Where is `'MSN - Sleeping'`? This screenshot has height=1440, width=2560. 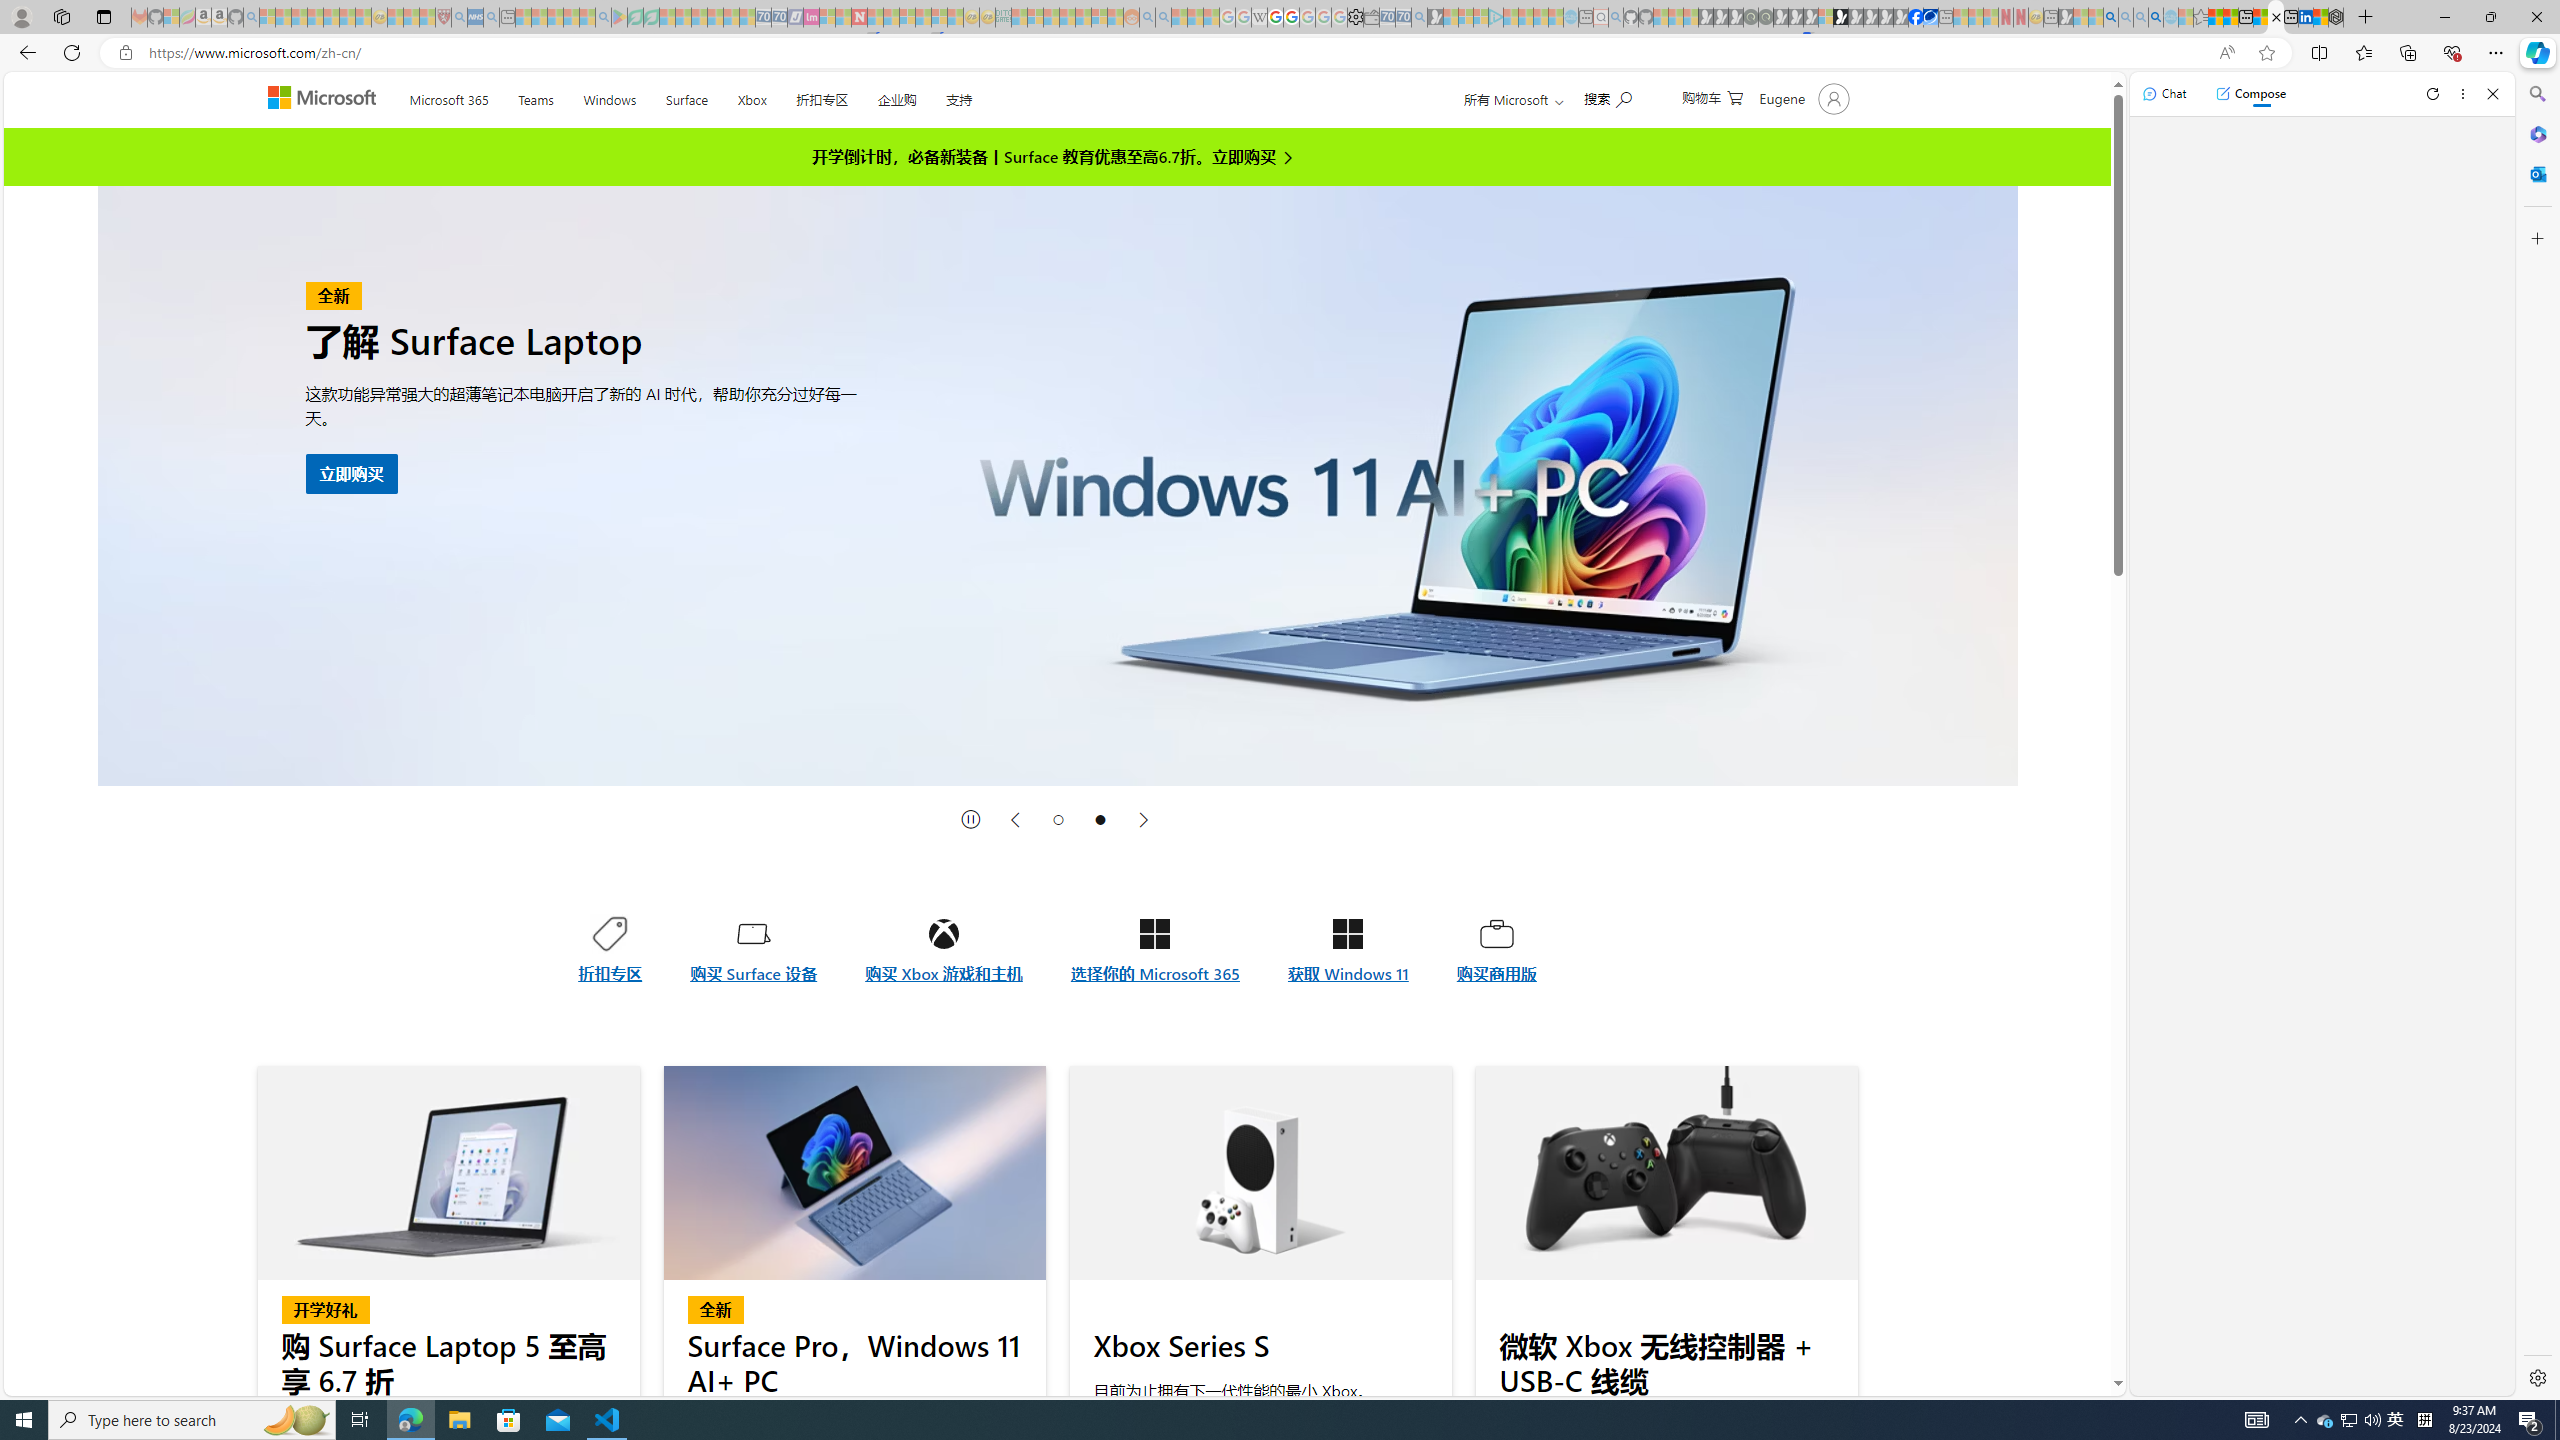
'MSN - Sleeping' is located at coordinates (2064, 16).